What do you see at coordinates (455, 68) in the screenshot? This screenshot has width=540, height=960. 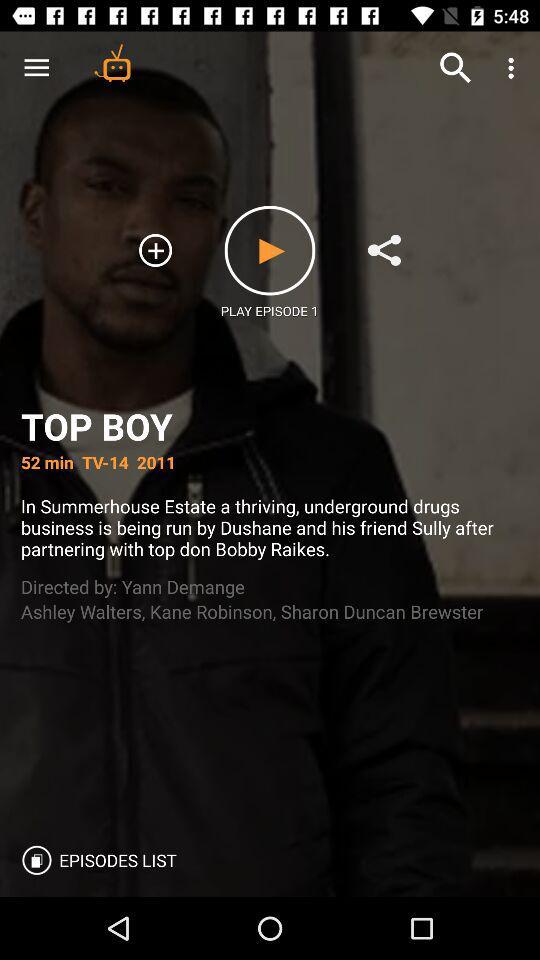 I see `icon above the top boy icon` at bounding box center [455, 68].